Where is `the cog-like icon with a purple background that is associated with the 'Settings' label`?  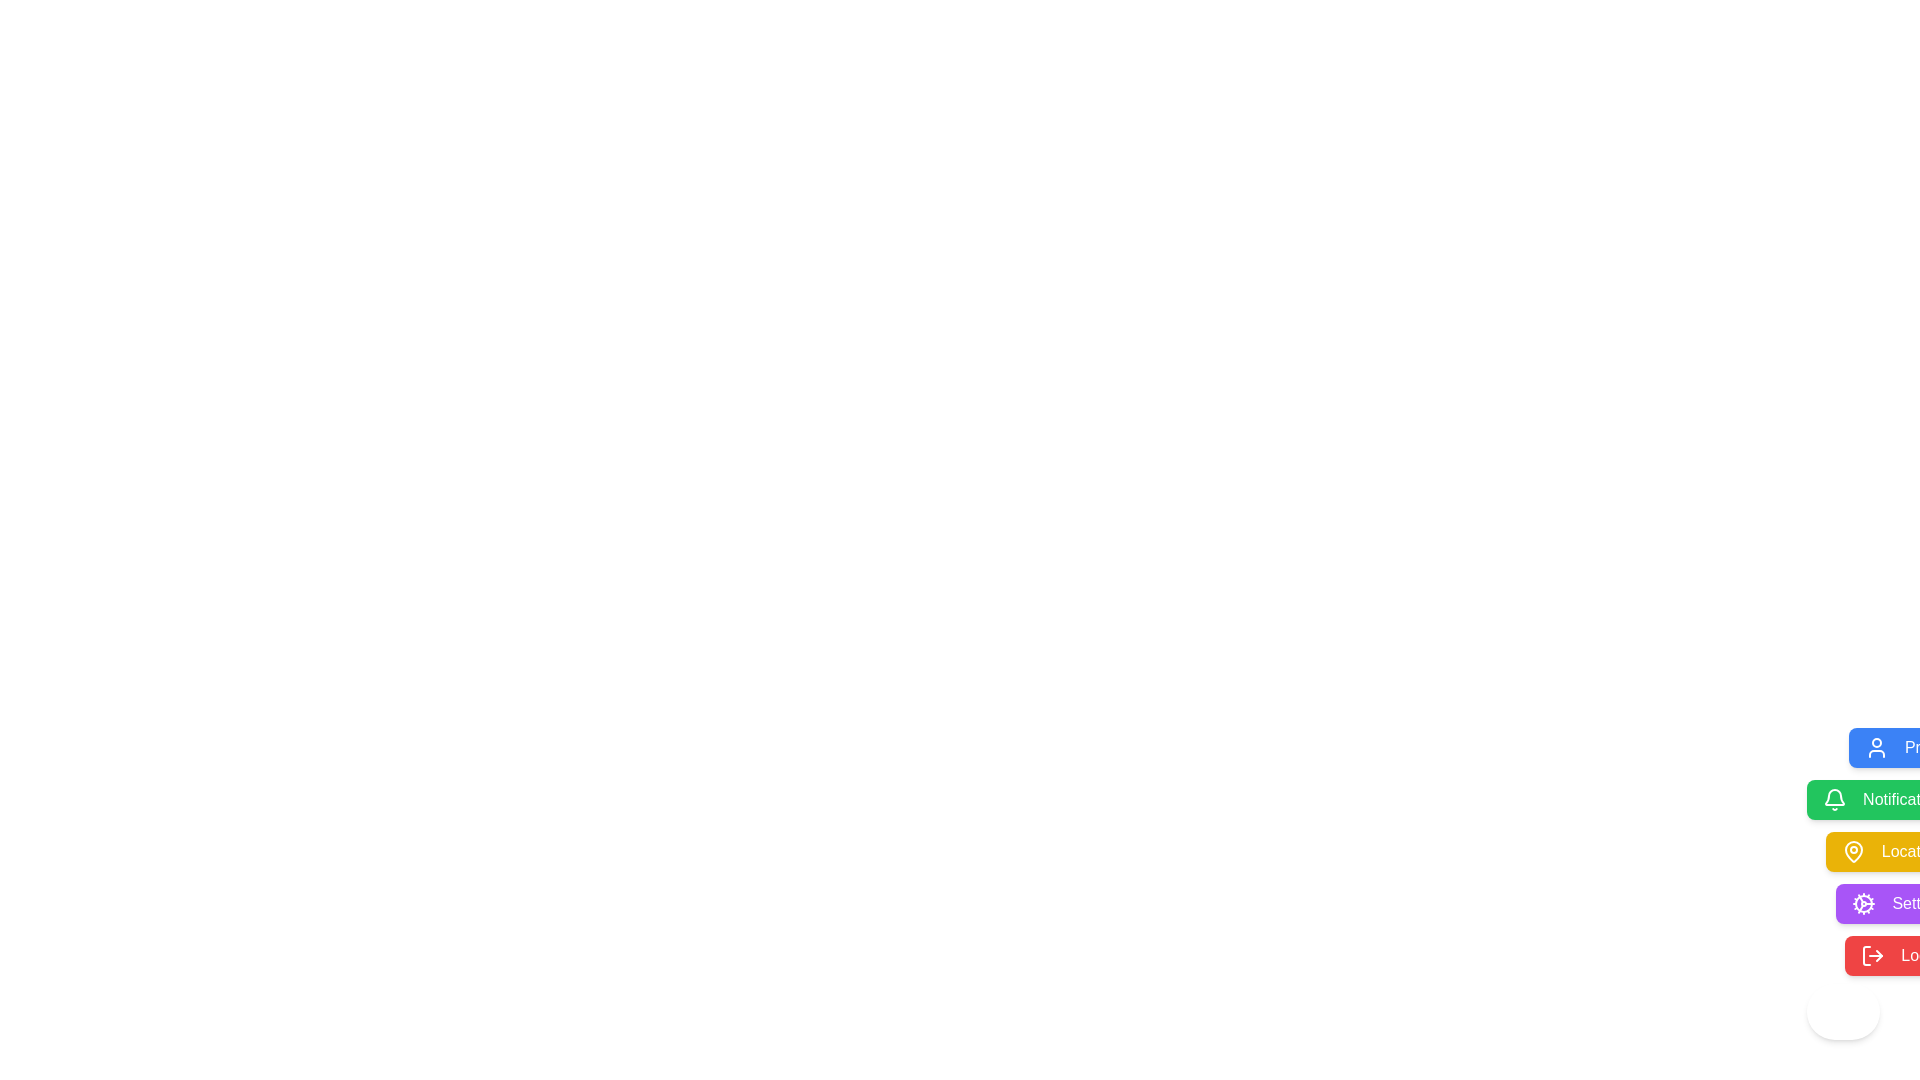
the cog-like icon with a purple background that is associated with the 'Settings' label is located at coordinates (1863, 903).